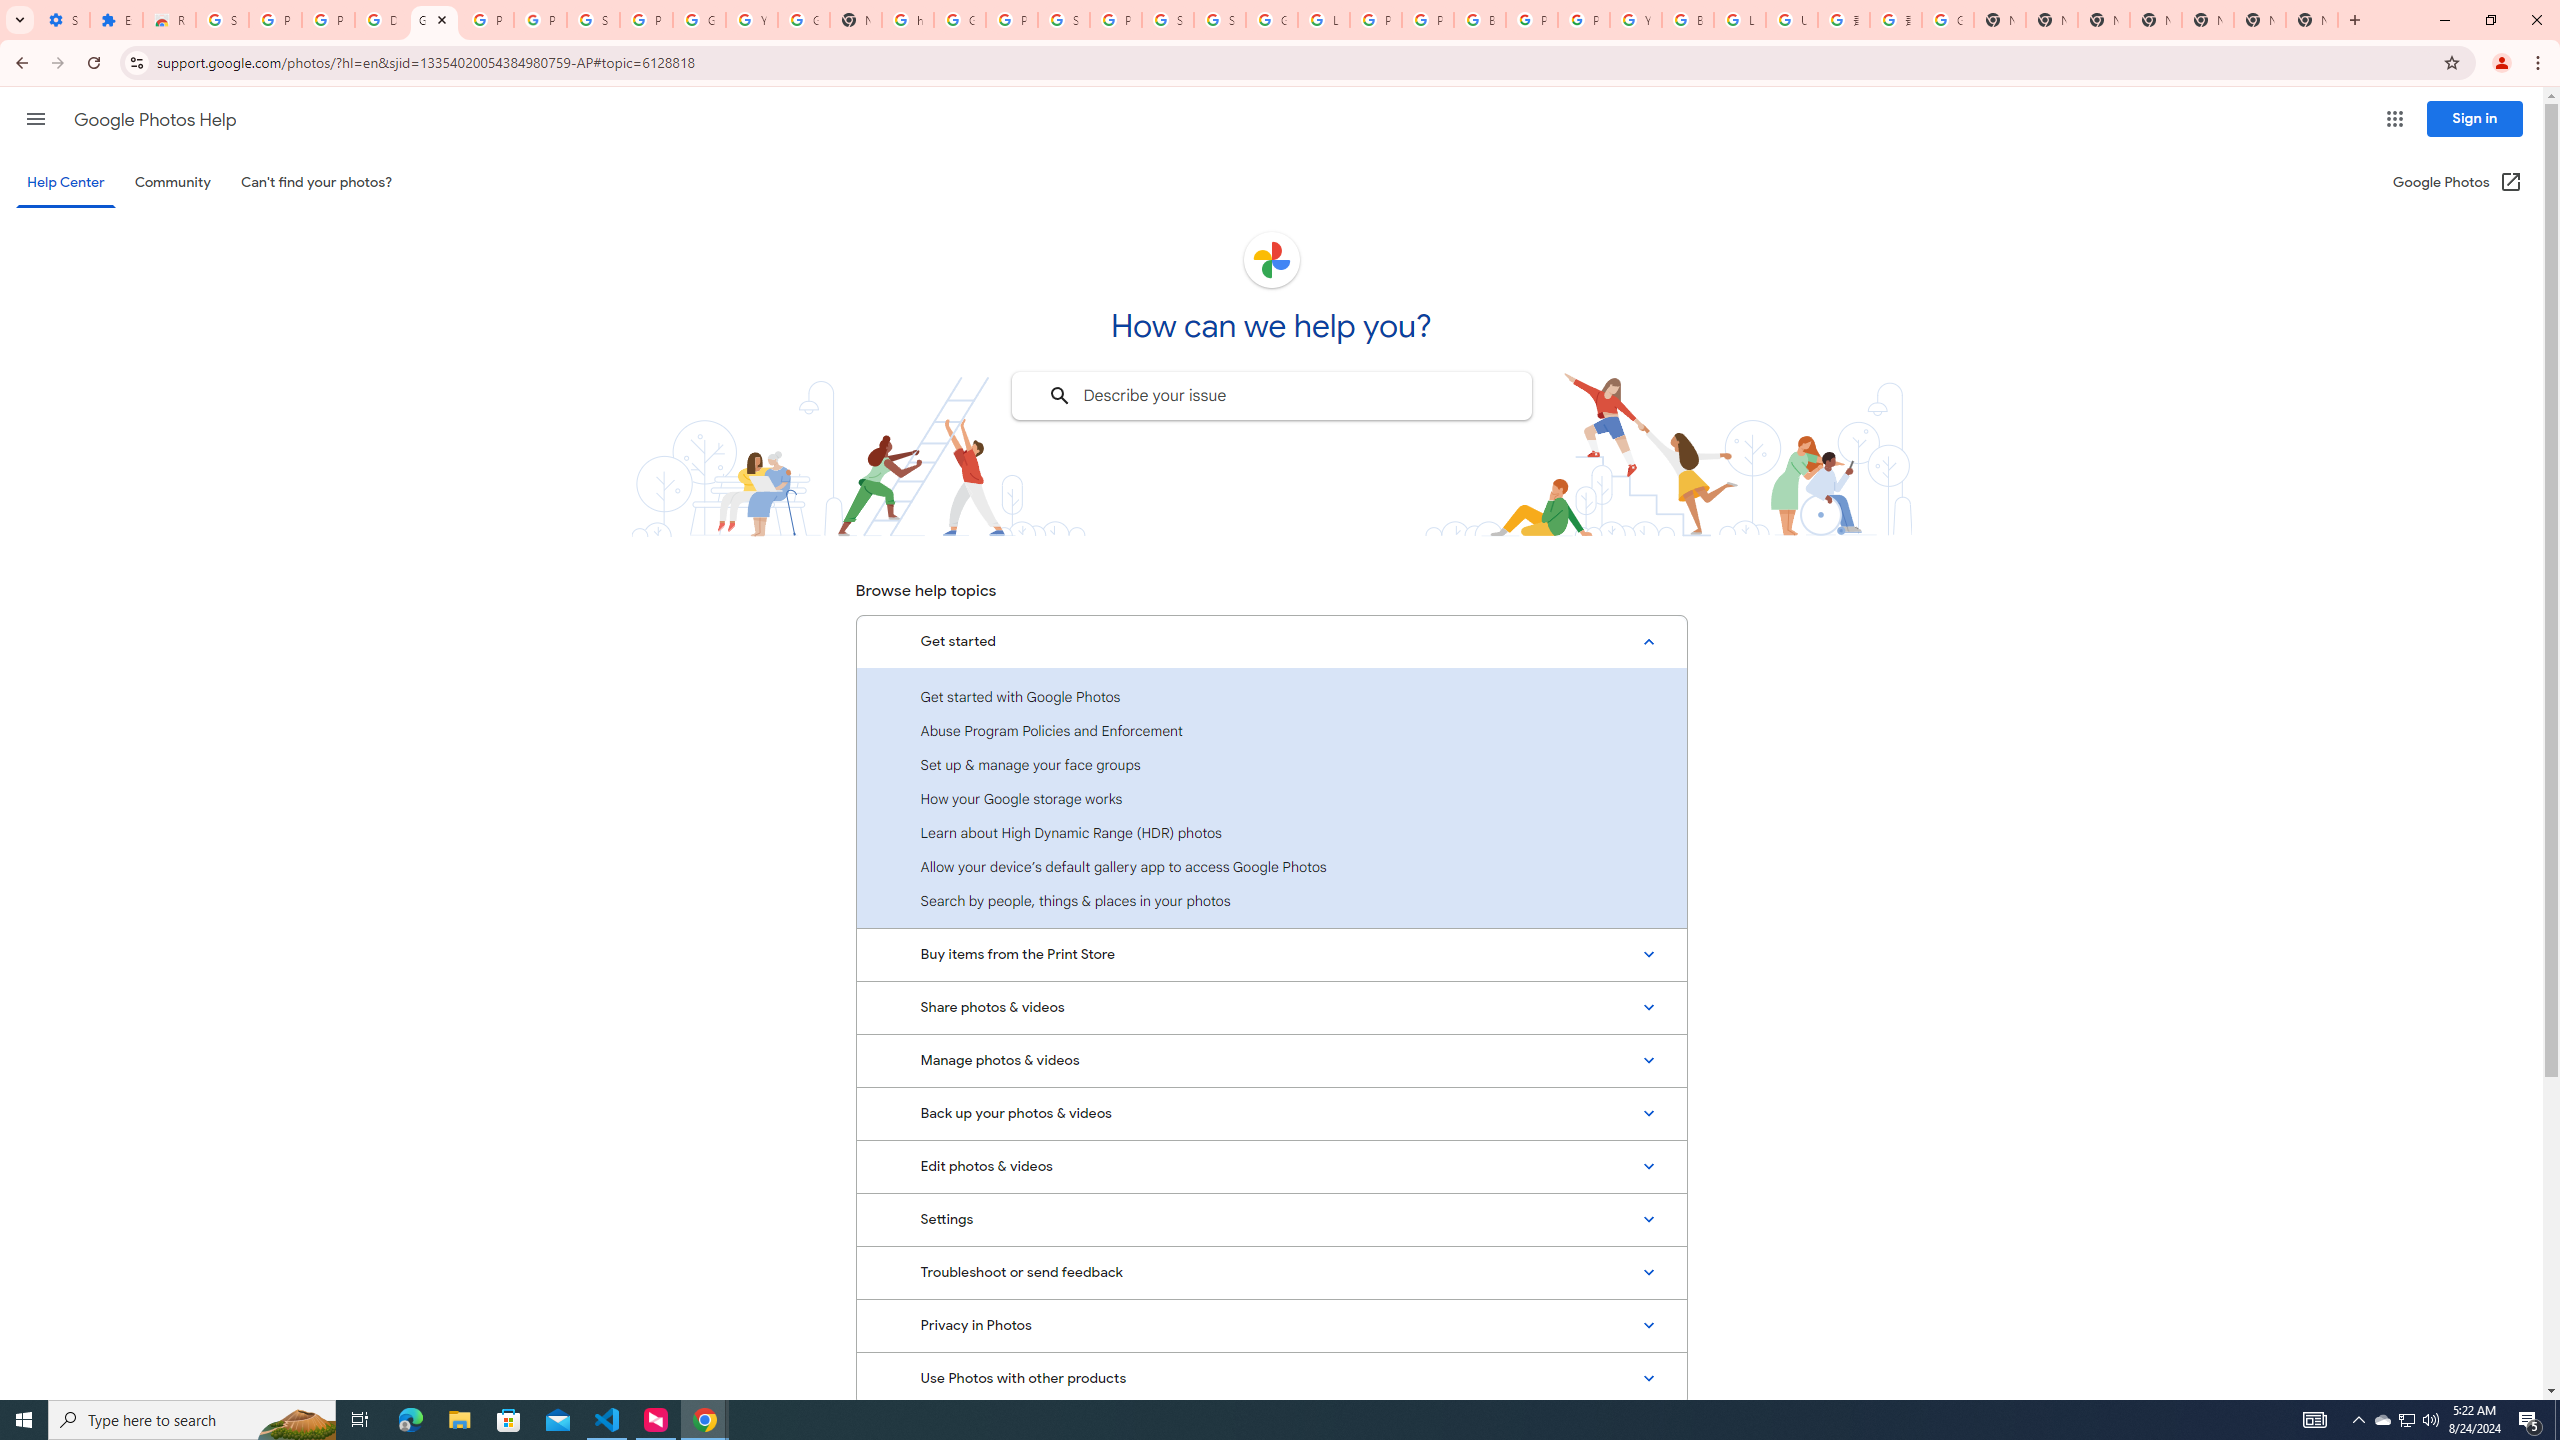 This screenshot has width=2560, height=1440. Describe the element at coordinates (906, 19) in the screenshot. I see `'https://scholar.google.com/'` at that location.